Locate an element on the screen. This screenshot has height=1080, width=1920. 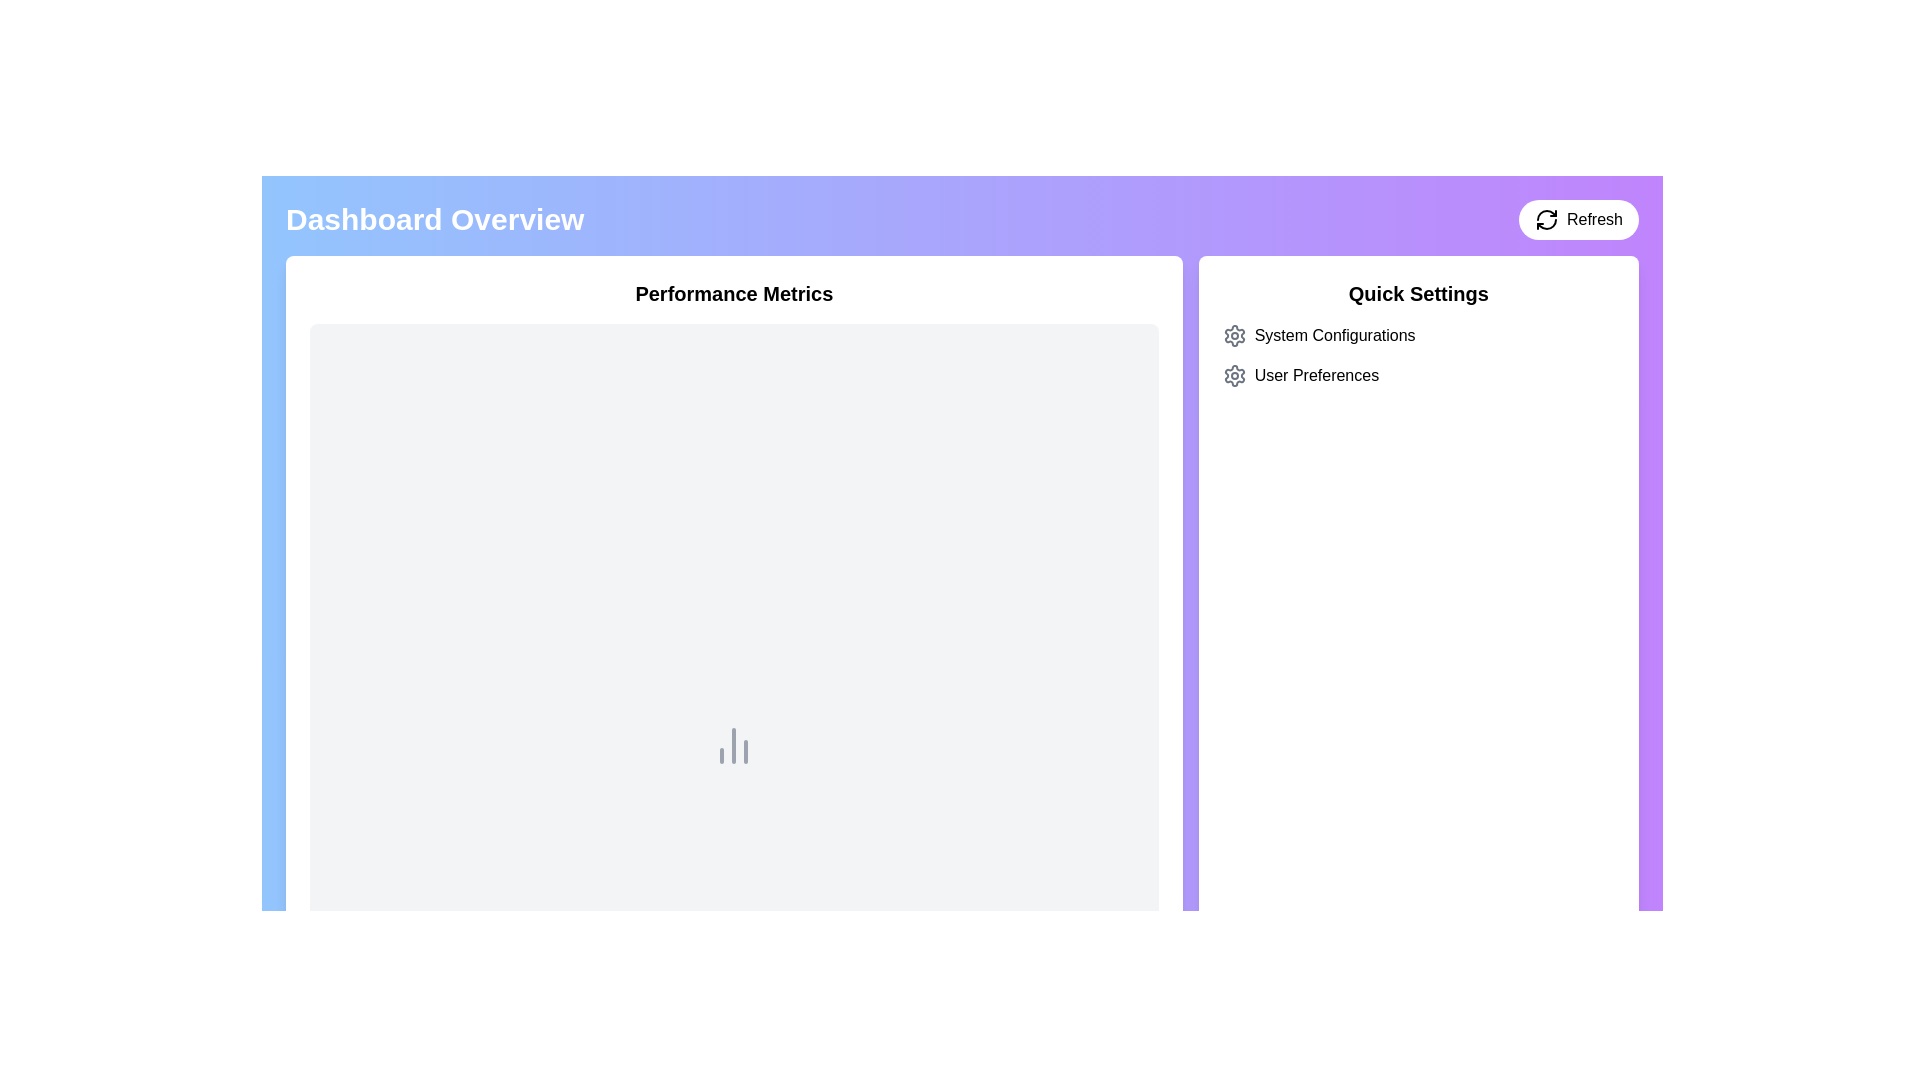
the refresh icon located inside the rounded button labeled 'Refresh' in the top-right corner of the interface is located at coordinates (1545, 219).